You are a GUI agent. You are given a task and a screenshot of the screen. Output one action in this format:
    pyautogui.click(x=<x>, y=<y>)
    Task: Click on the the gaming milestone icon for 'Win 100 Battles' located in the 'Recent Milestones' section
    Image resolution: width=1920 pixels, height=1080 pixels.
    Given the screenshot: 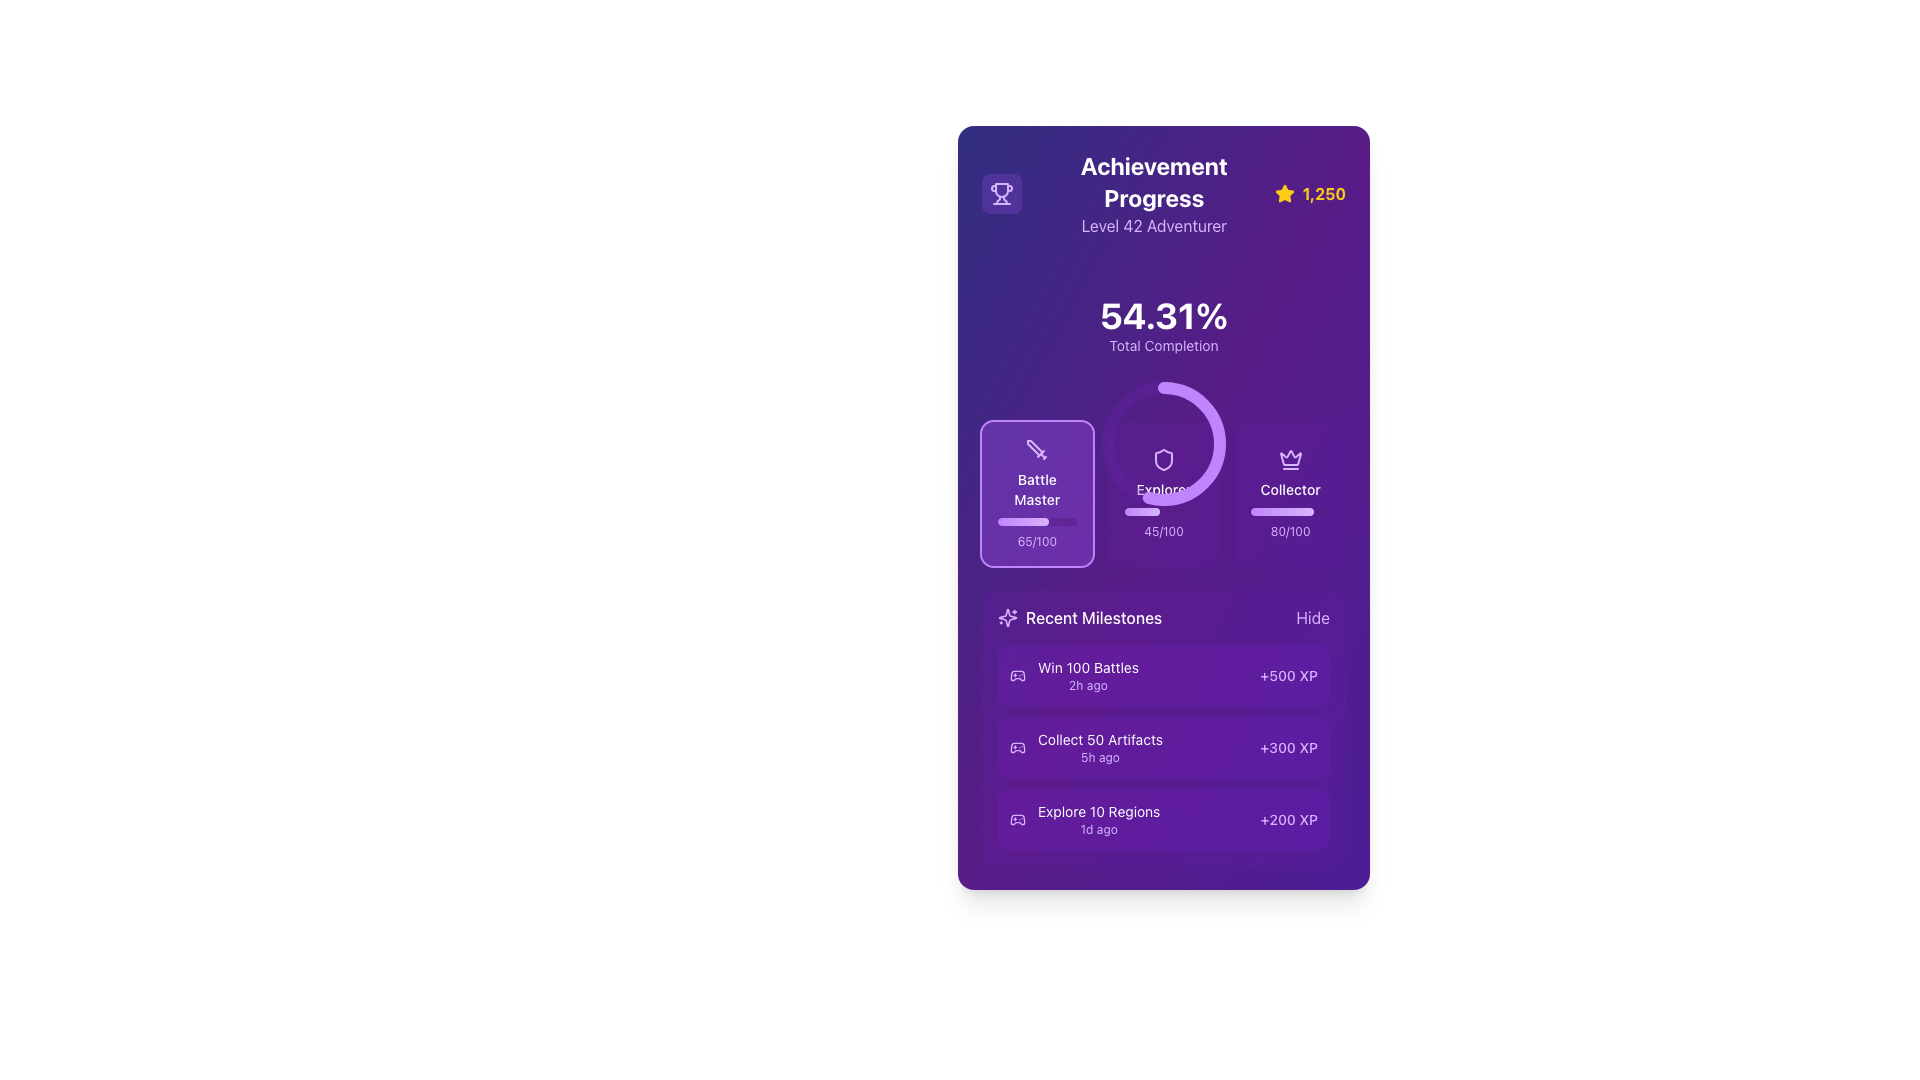 What is the action you would take?
    pyautogui.click(x=1017, y=675)
    